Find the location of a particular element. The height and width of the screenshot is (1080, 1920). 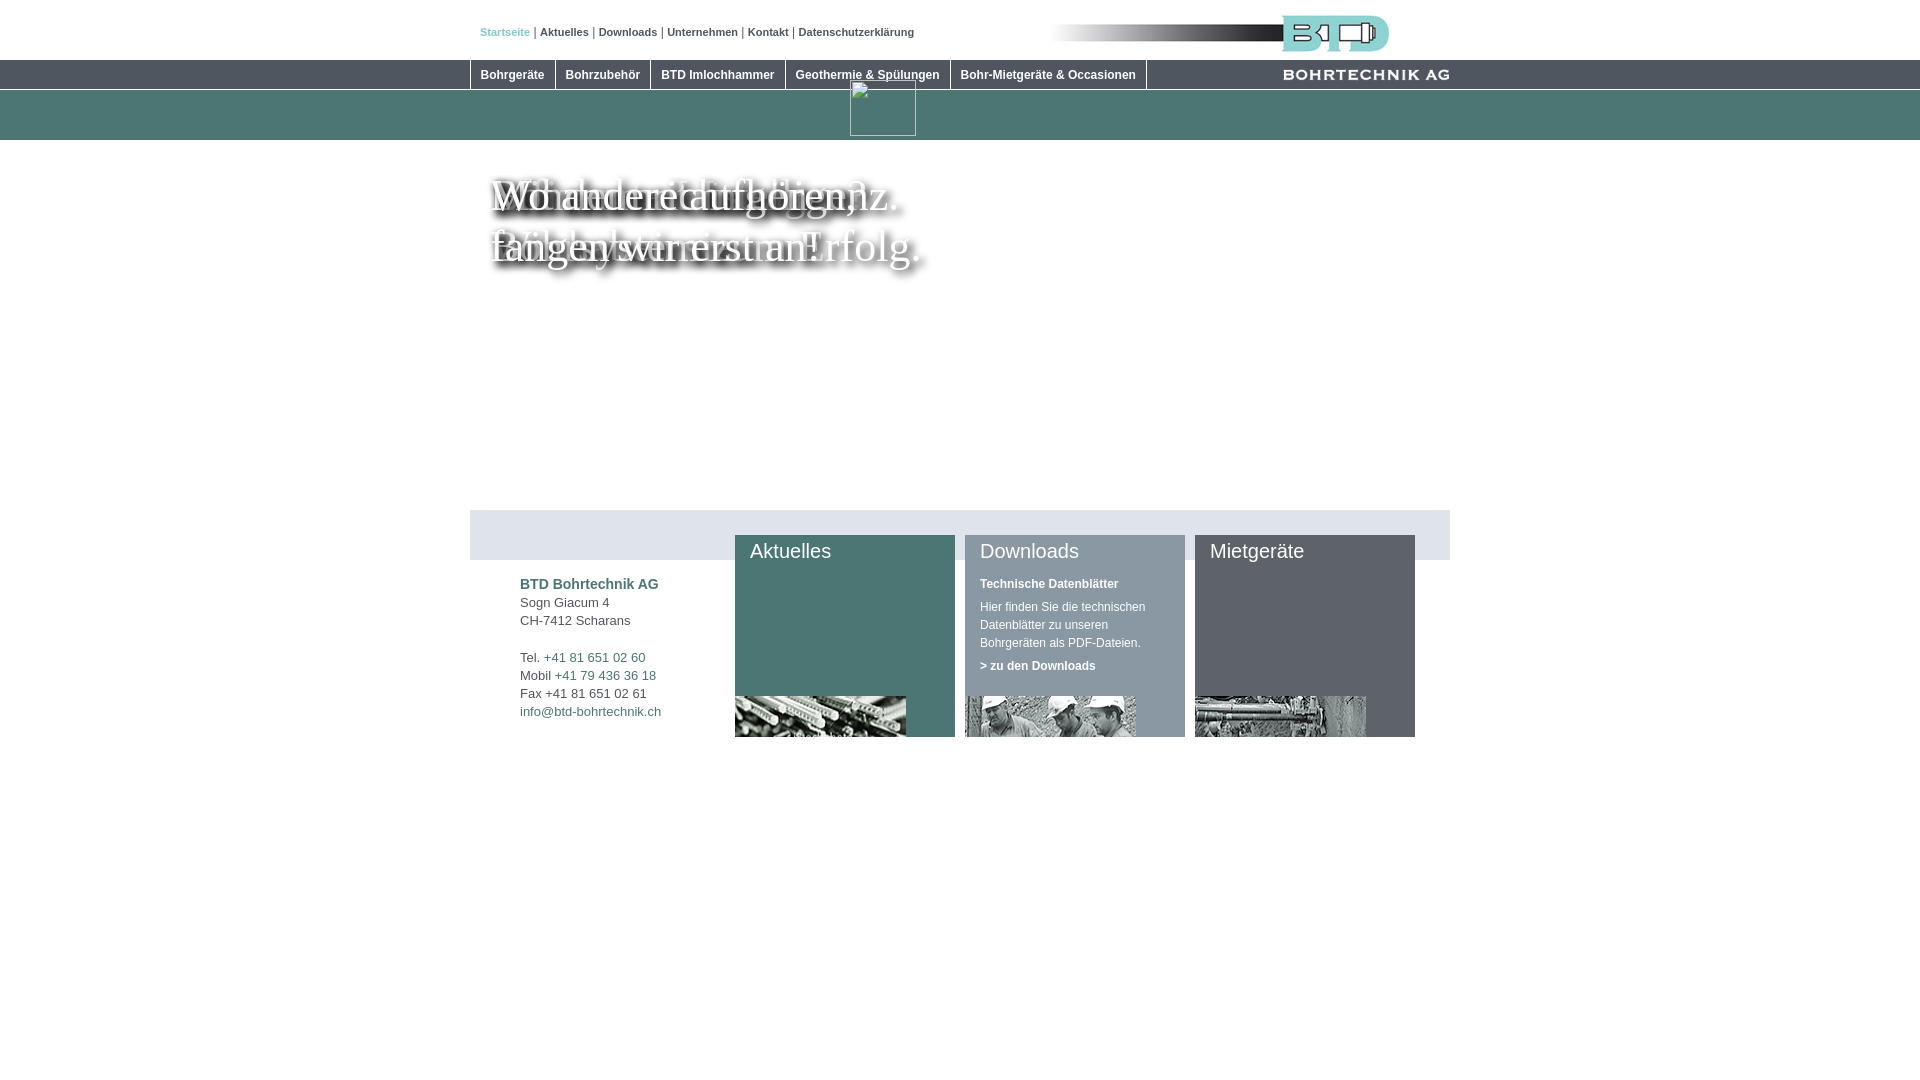

'Startseite' is located at coordinates (504, 31).